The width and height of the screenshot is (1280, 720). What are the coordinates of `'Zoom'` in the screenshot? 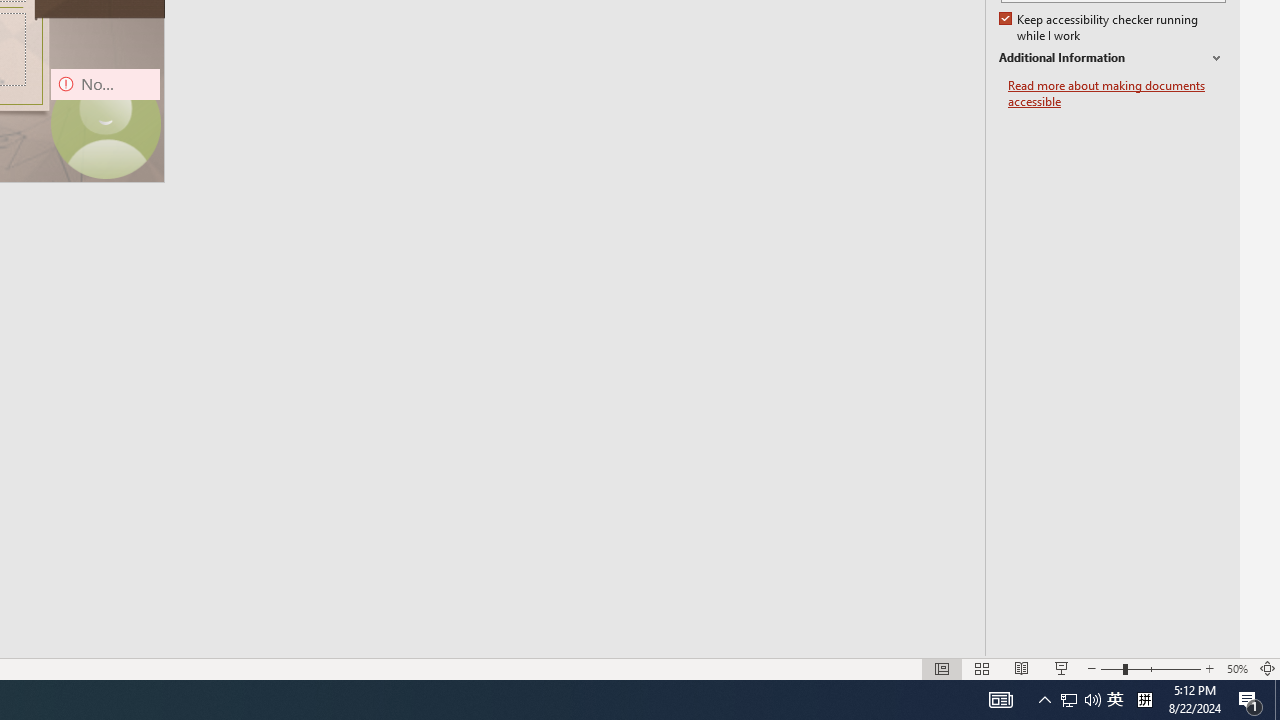 It's located at (1150, 669).